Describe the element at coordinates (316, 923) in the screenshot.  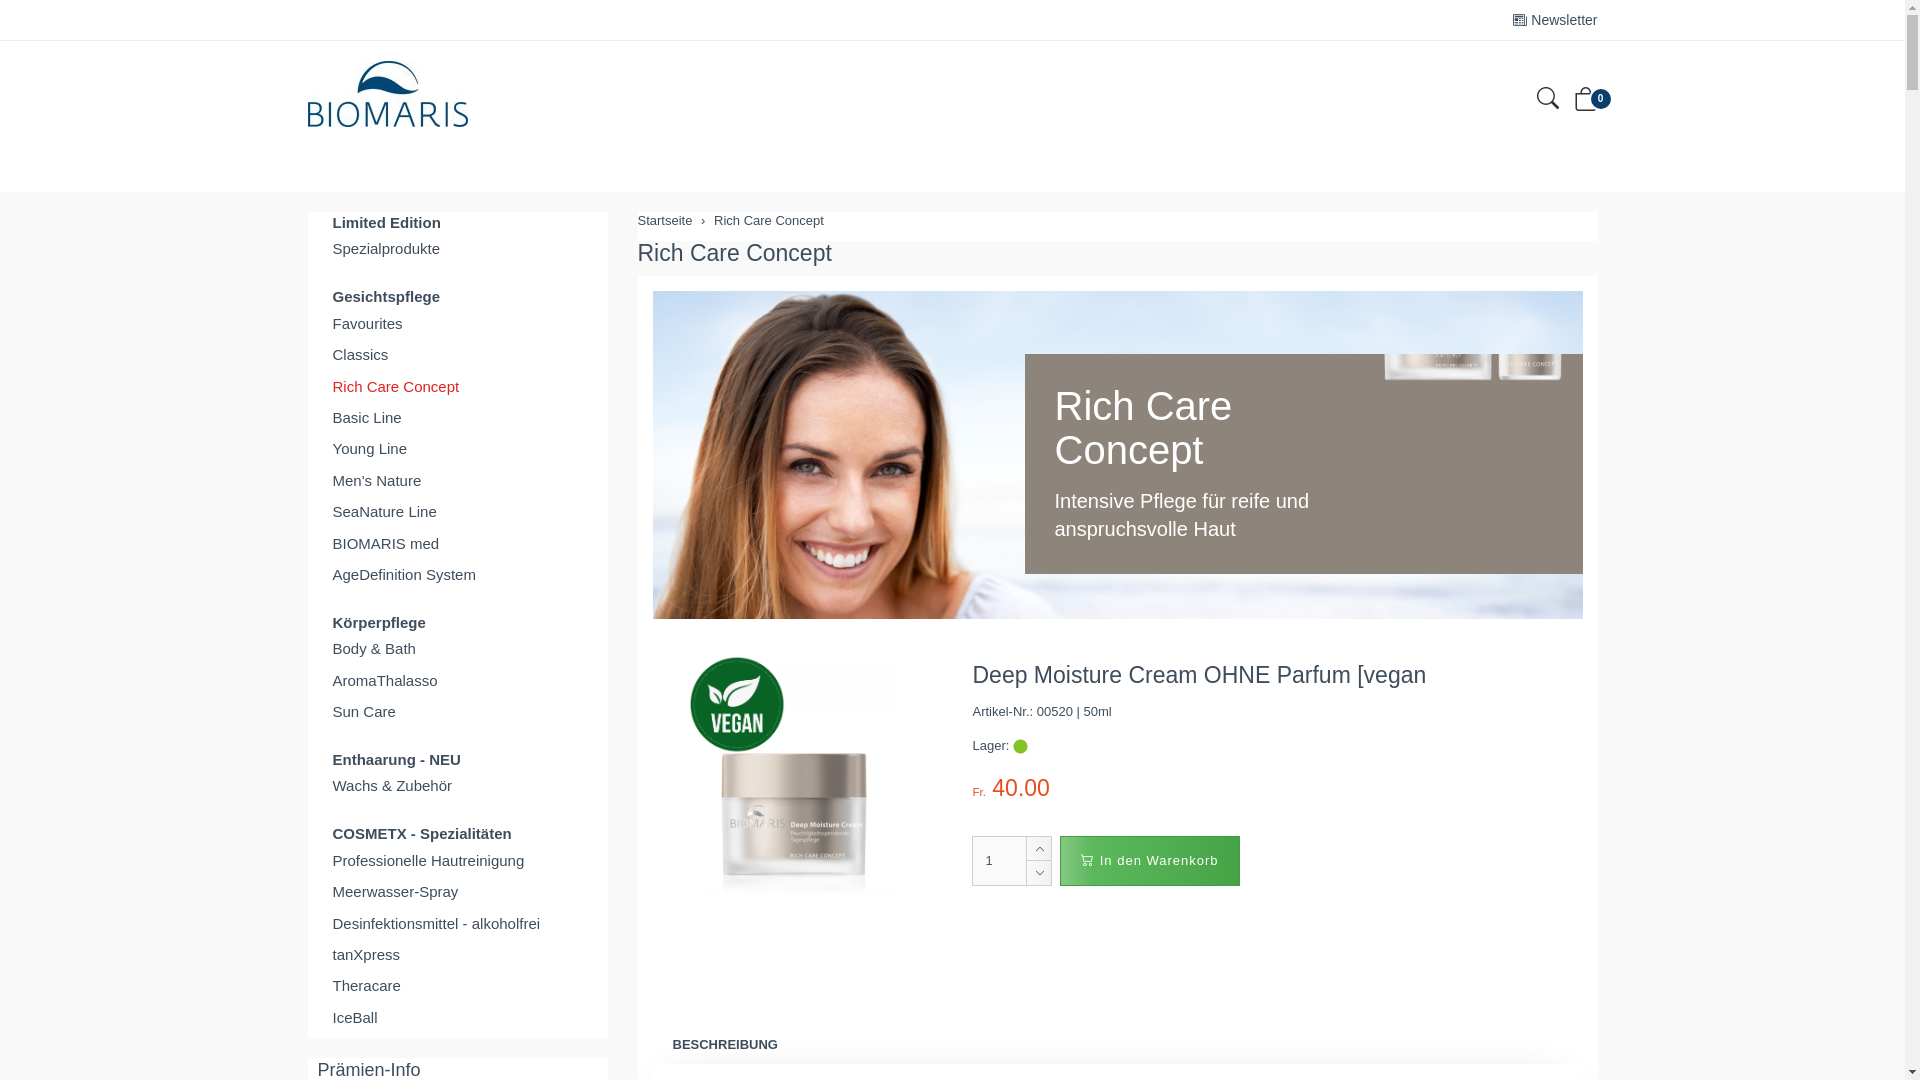
I see `'Desinfektionsmittel - alkoholfrei'` at that location.